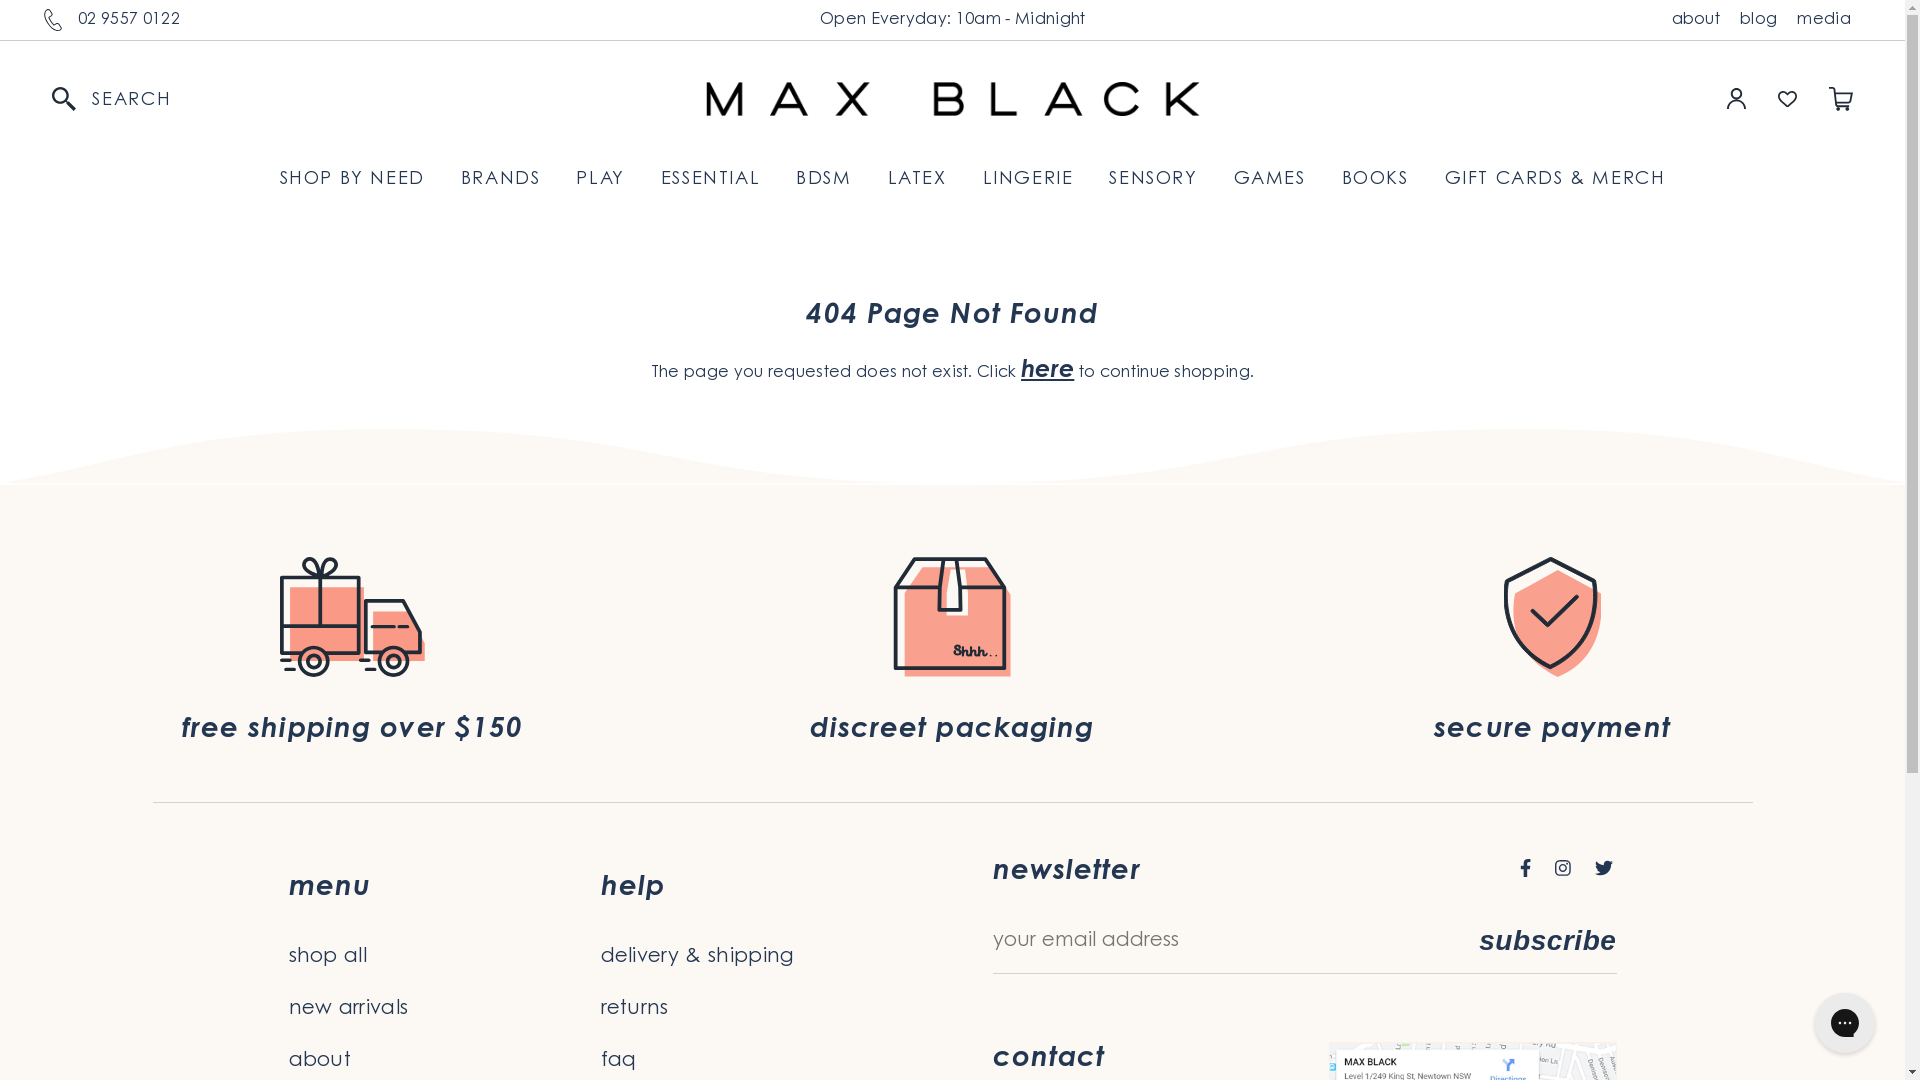 This screenshot has width=1920, height=1080. Describe the element at coordinates (1786, 19) in the screenshot. I see `'media'` at that location.